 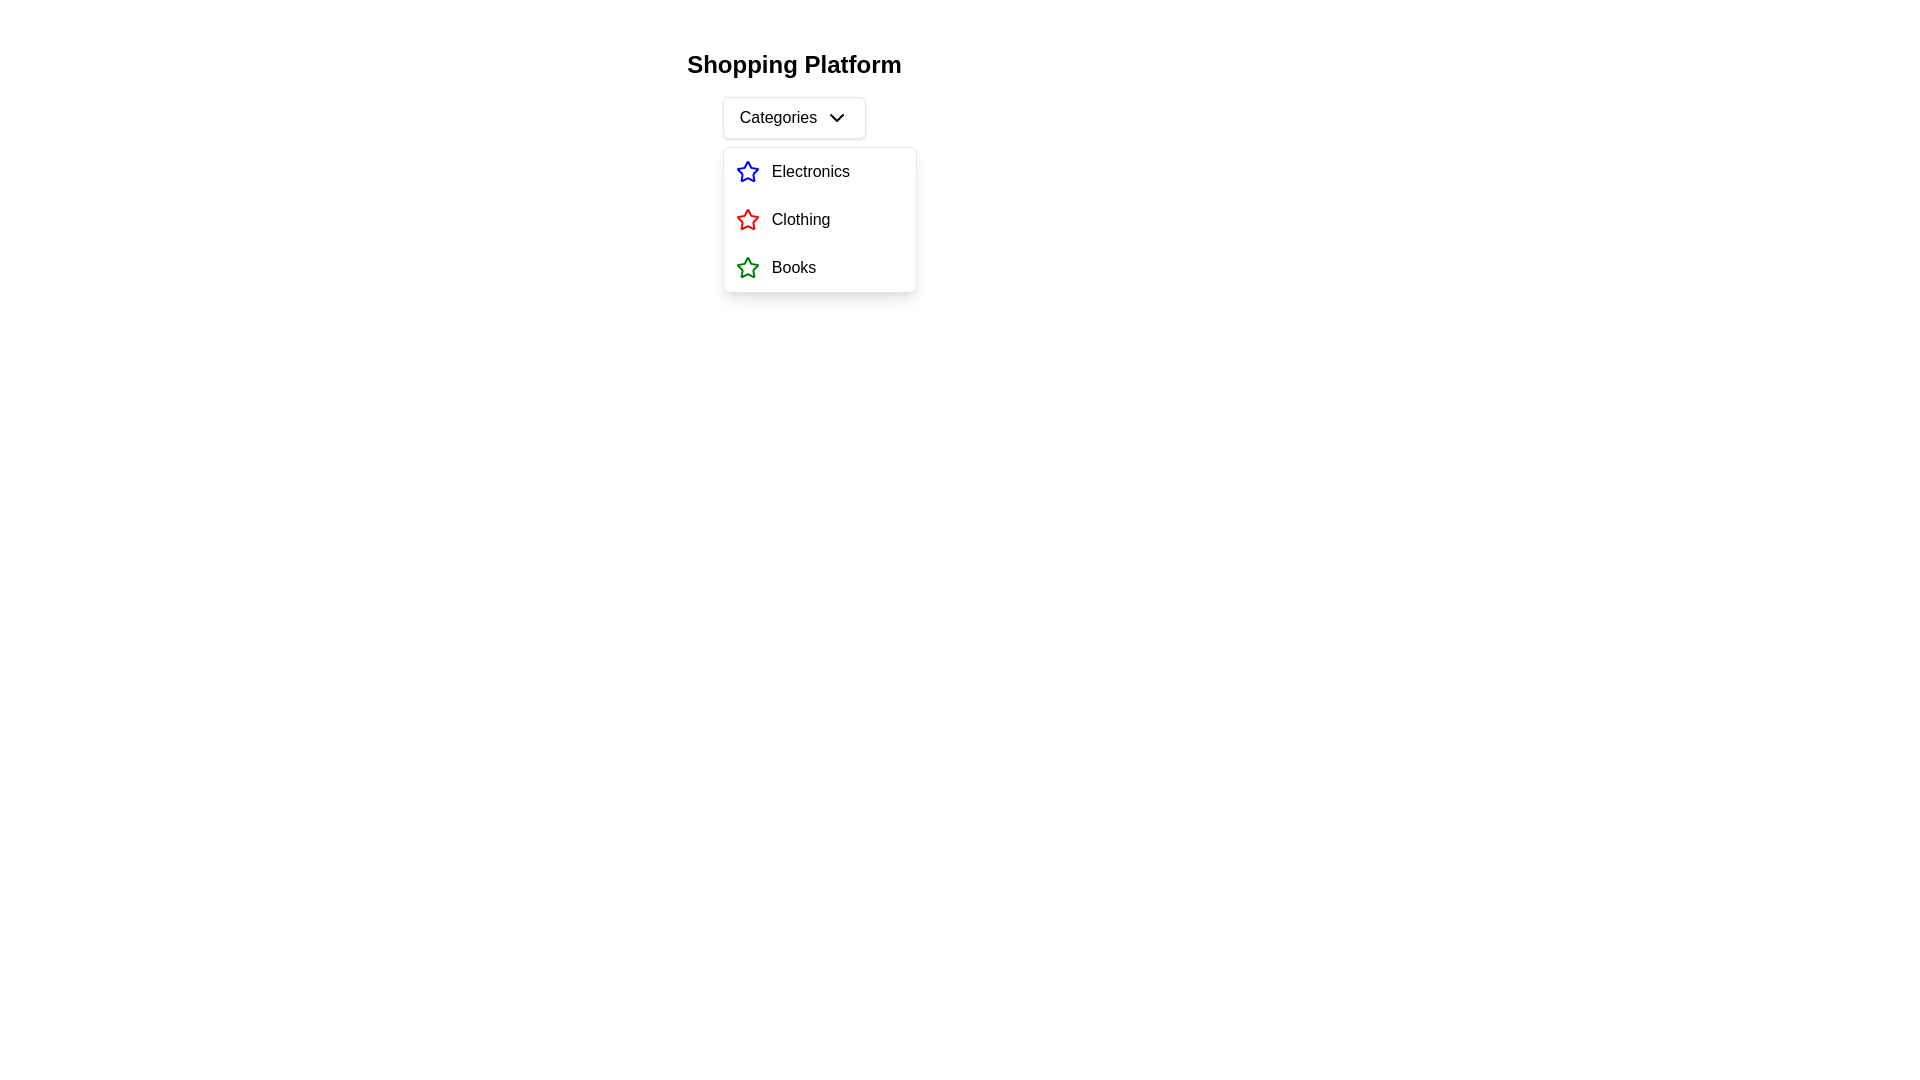 I want to click on the 'Clothing' menu item, which is the second option in a vertical list within a dropdown menu, so click(x=819, y=219).